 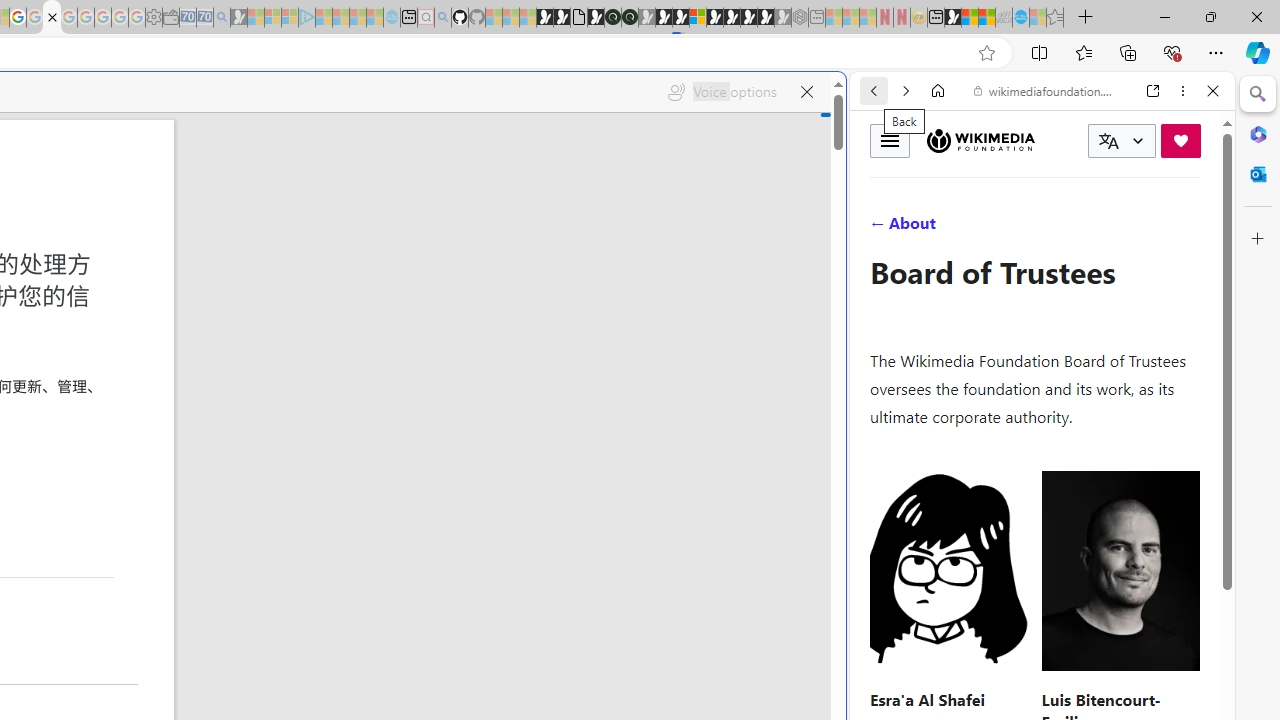 What do you see at coordinates (1180, 139) in the screenshot?
I see `'Donate now'` at bounding box center [1180, 139].